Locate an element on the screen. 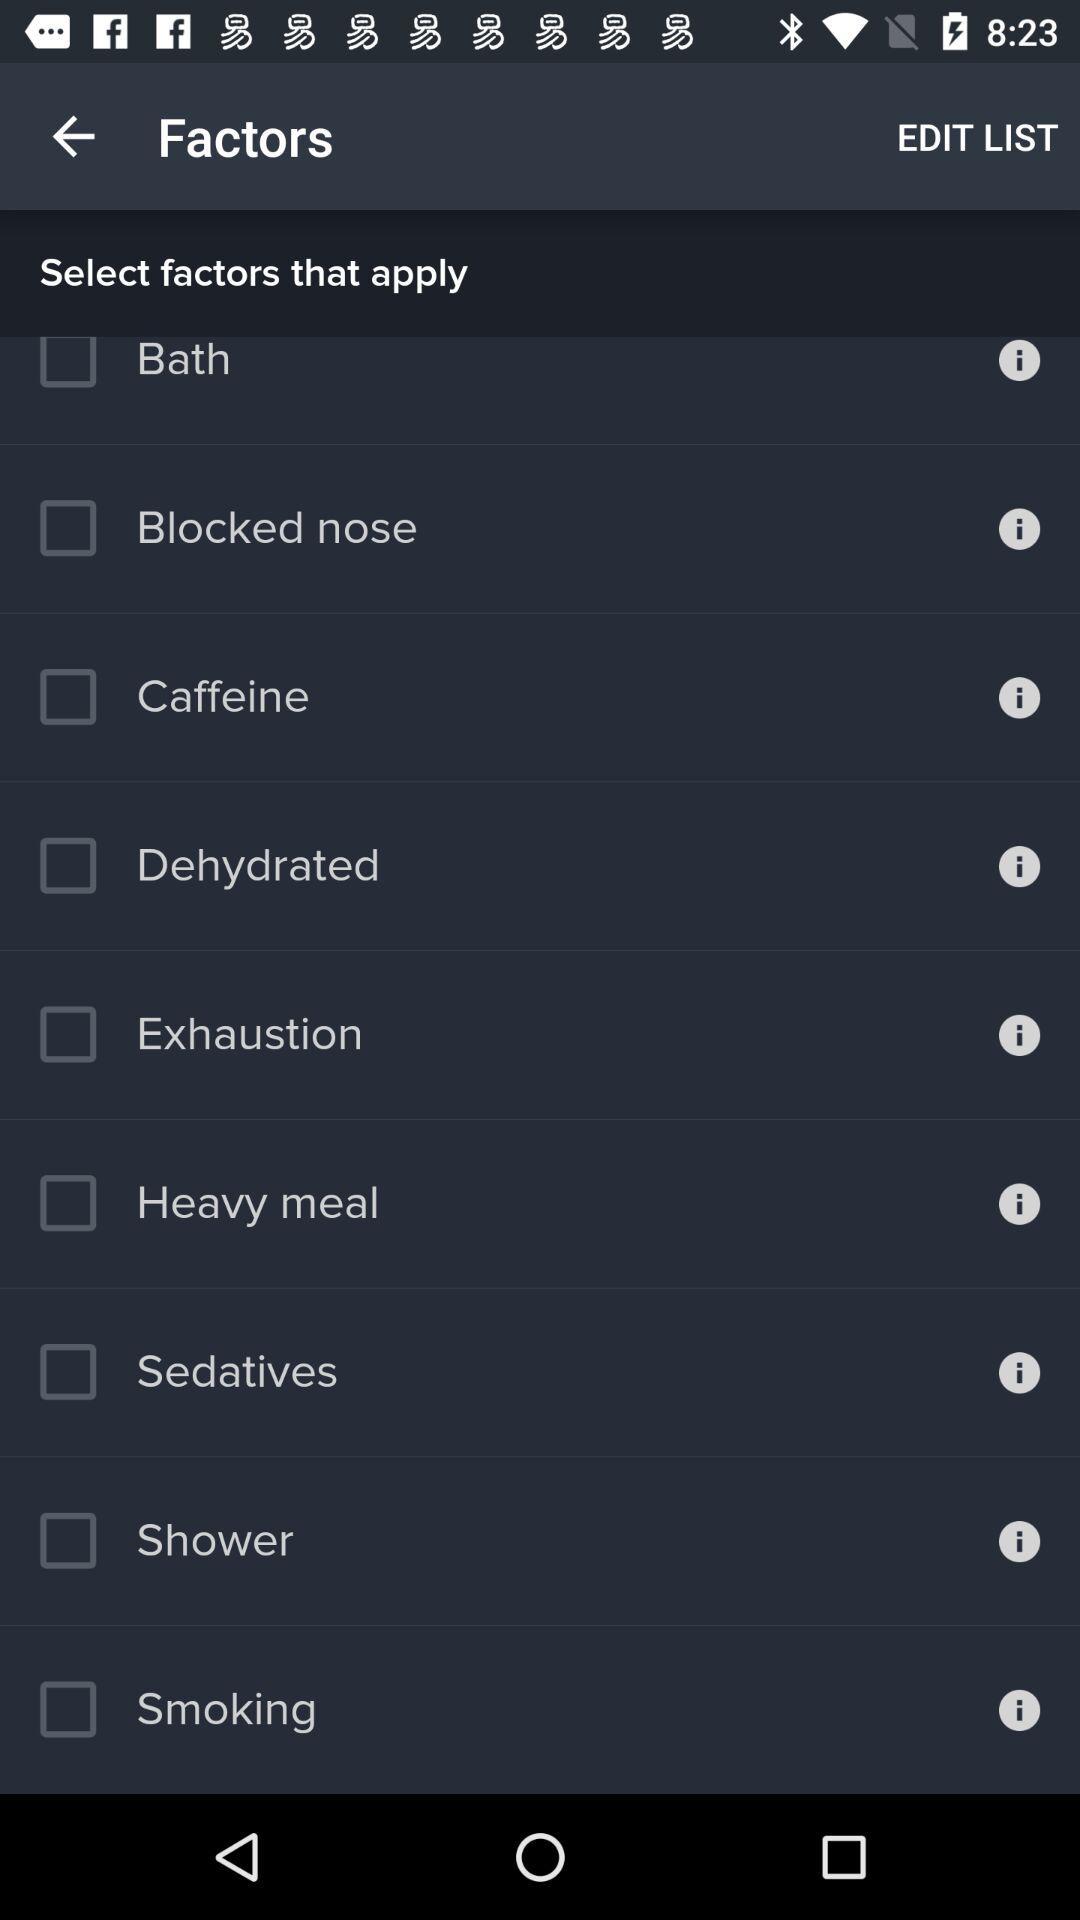 The width and height of the screenshot is (1080, 1920). item to the left of the factors icon is located at coordinates (72, 135).